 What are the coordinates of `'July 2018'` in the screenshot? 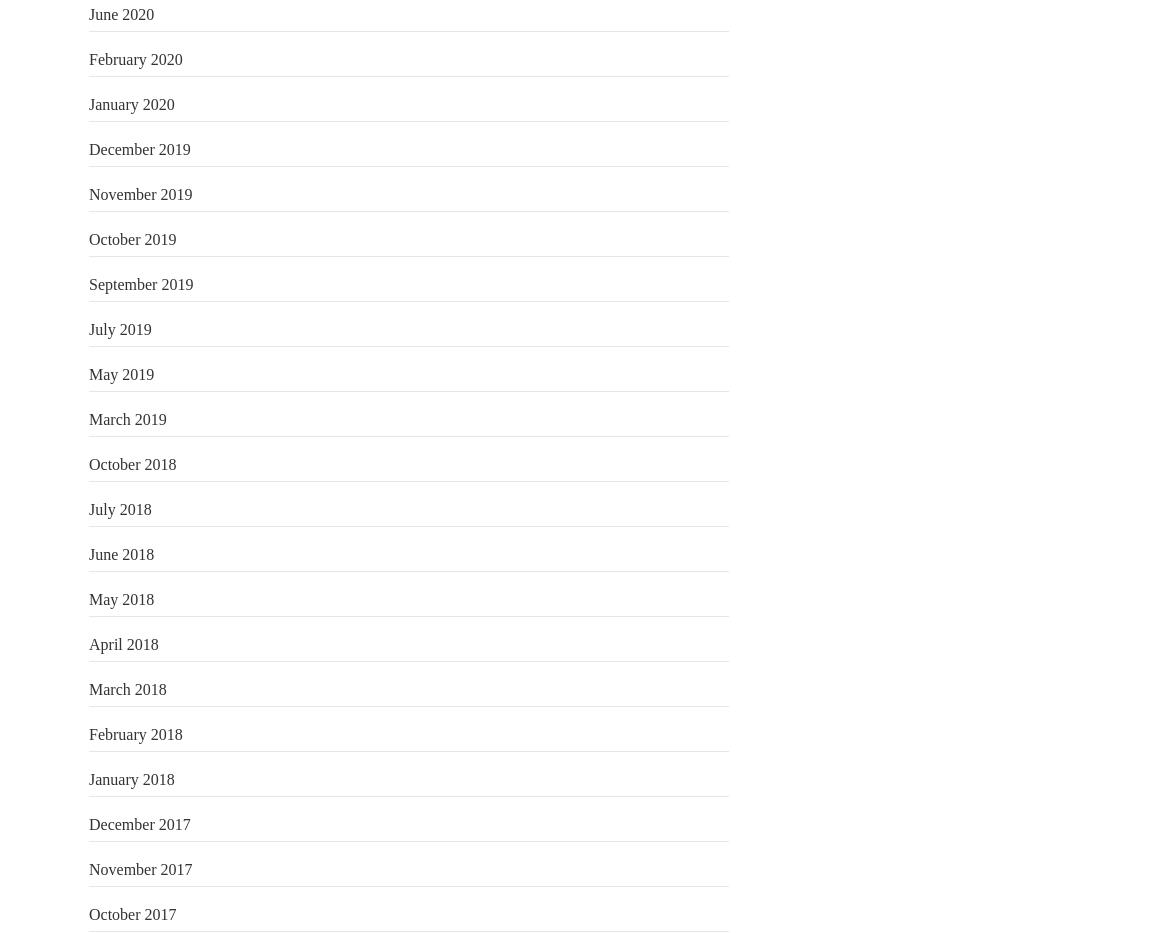 It's located at (89, 508).